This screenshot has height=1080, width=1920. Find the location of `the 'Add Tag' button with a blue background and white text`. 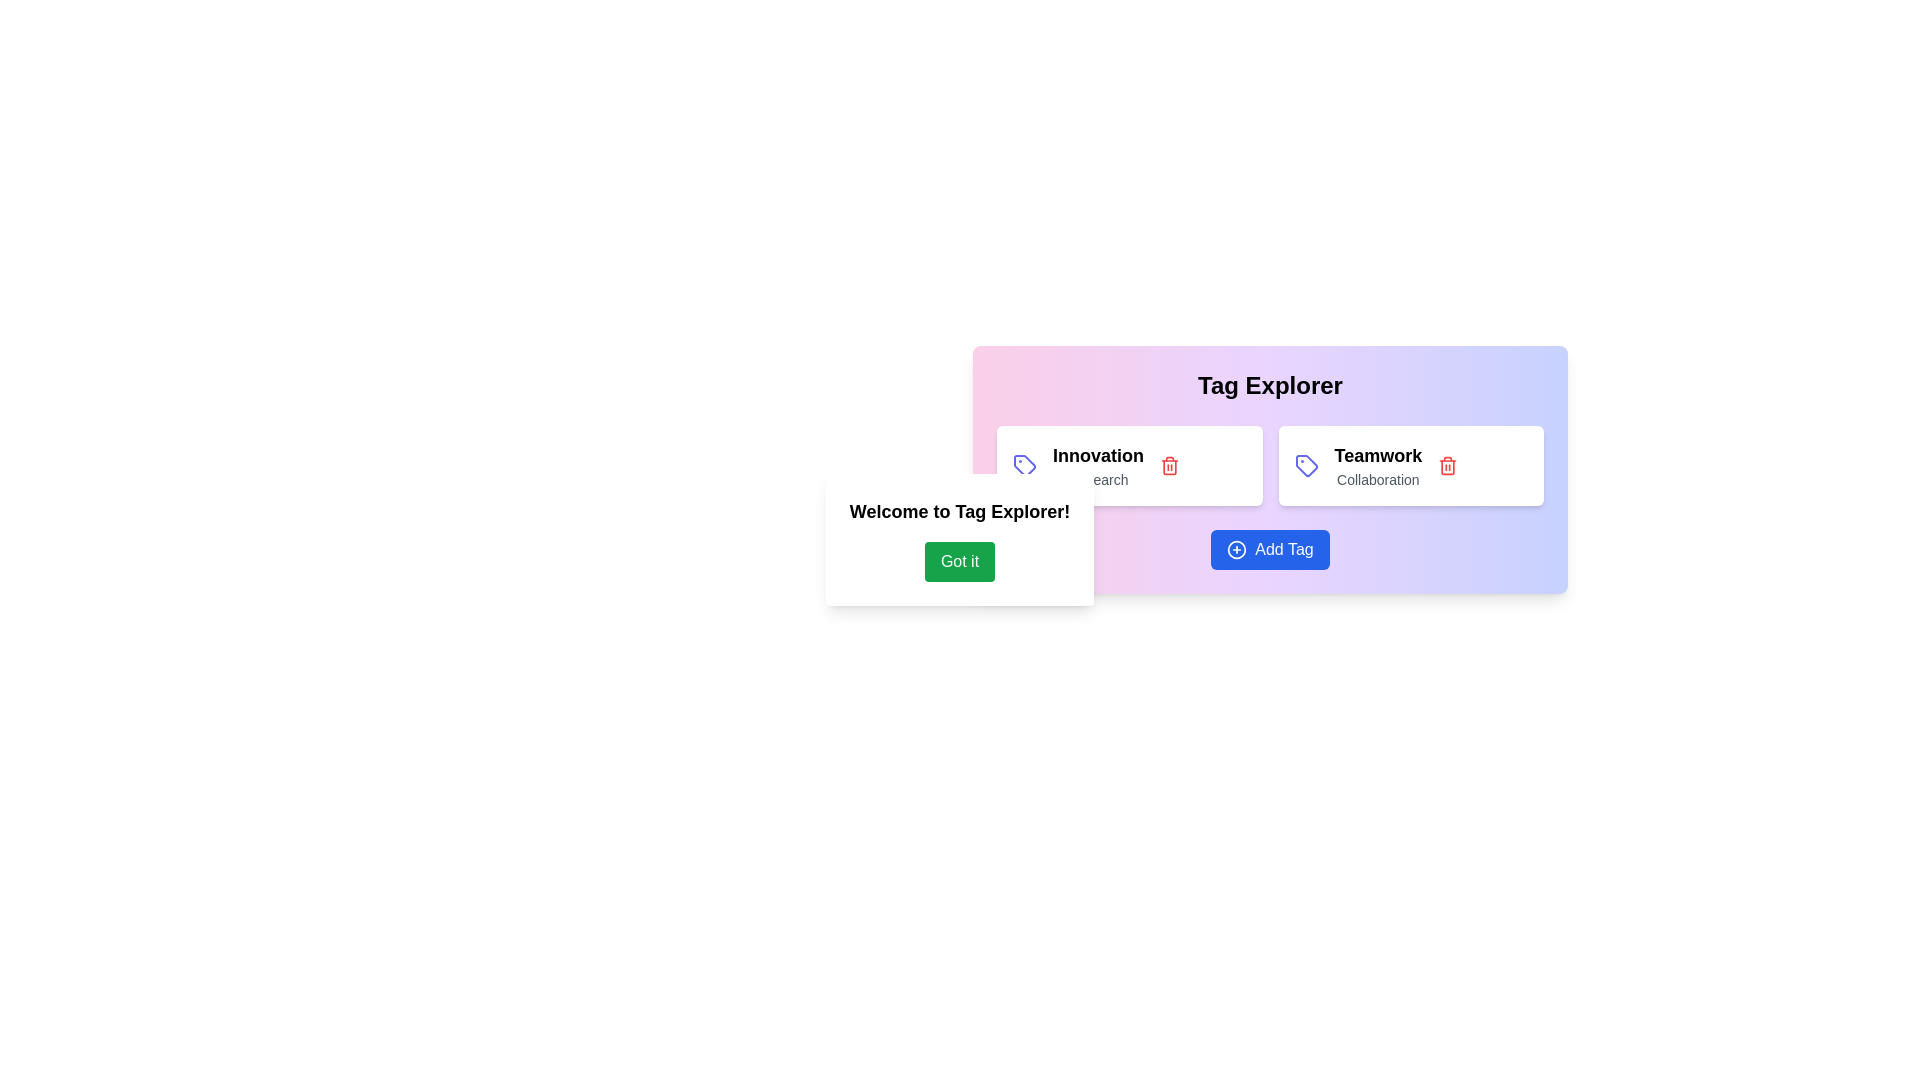

the 'Add Tag' button with a blue background and white text is located at coordinates (1269, 550).